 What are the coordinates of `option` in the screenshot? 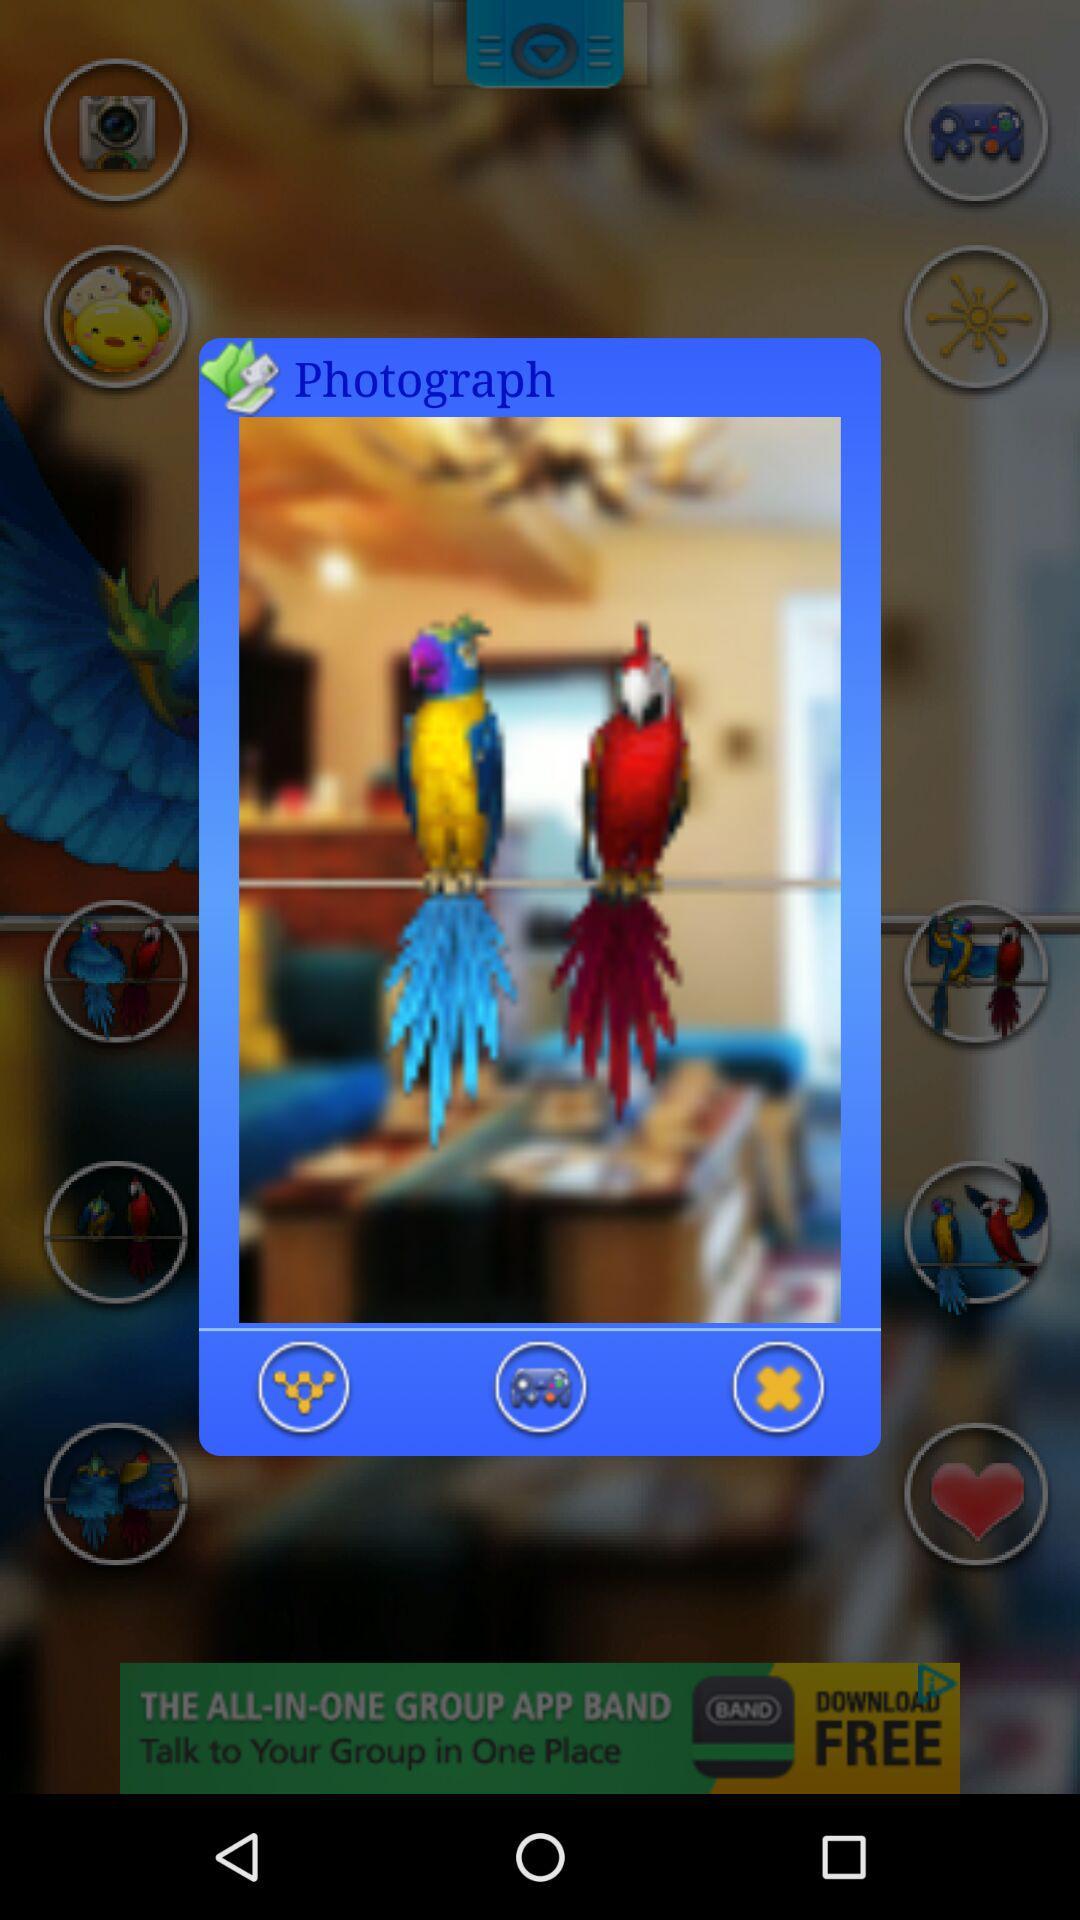 It's located at (538, 1389).